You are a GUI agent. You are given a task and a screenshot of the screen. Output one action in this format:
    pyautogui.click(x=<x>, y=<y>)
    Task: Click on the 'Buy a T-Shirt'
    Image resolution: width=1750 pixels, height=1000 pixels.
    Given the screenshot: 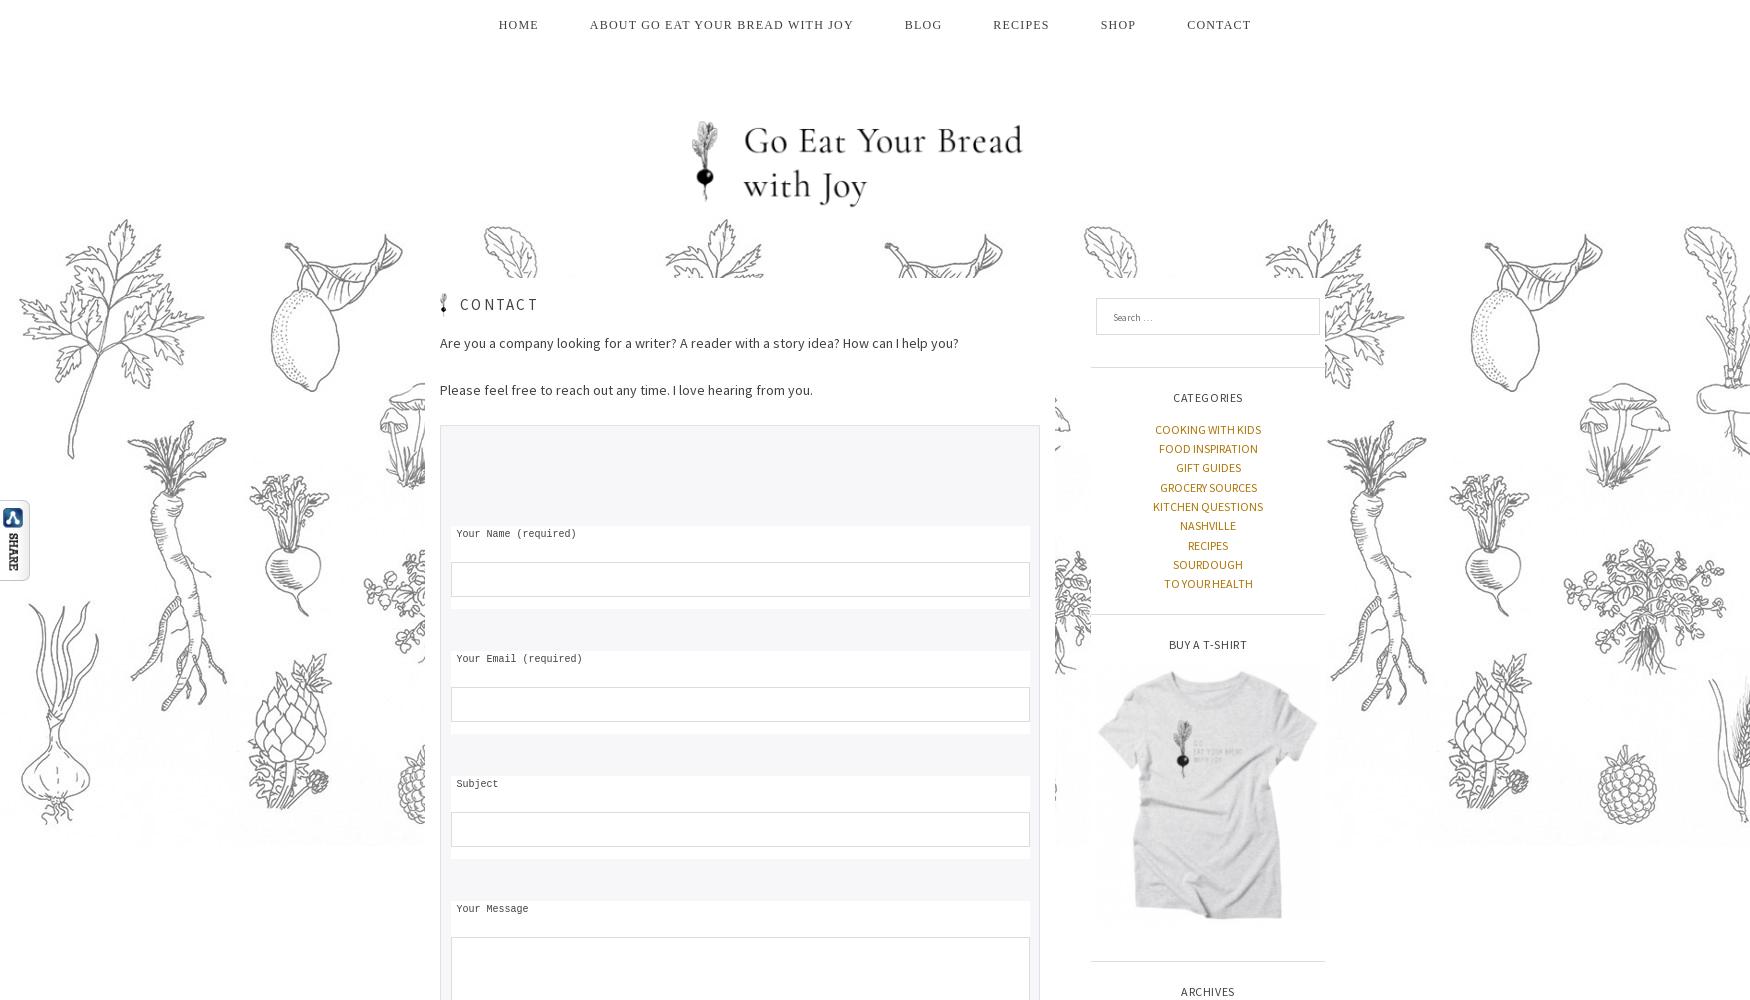 What is the action you would take?
    pyautogui.click(x=1207, y=643)
    